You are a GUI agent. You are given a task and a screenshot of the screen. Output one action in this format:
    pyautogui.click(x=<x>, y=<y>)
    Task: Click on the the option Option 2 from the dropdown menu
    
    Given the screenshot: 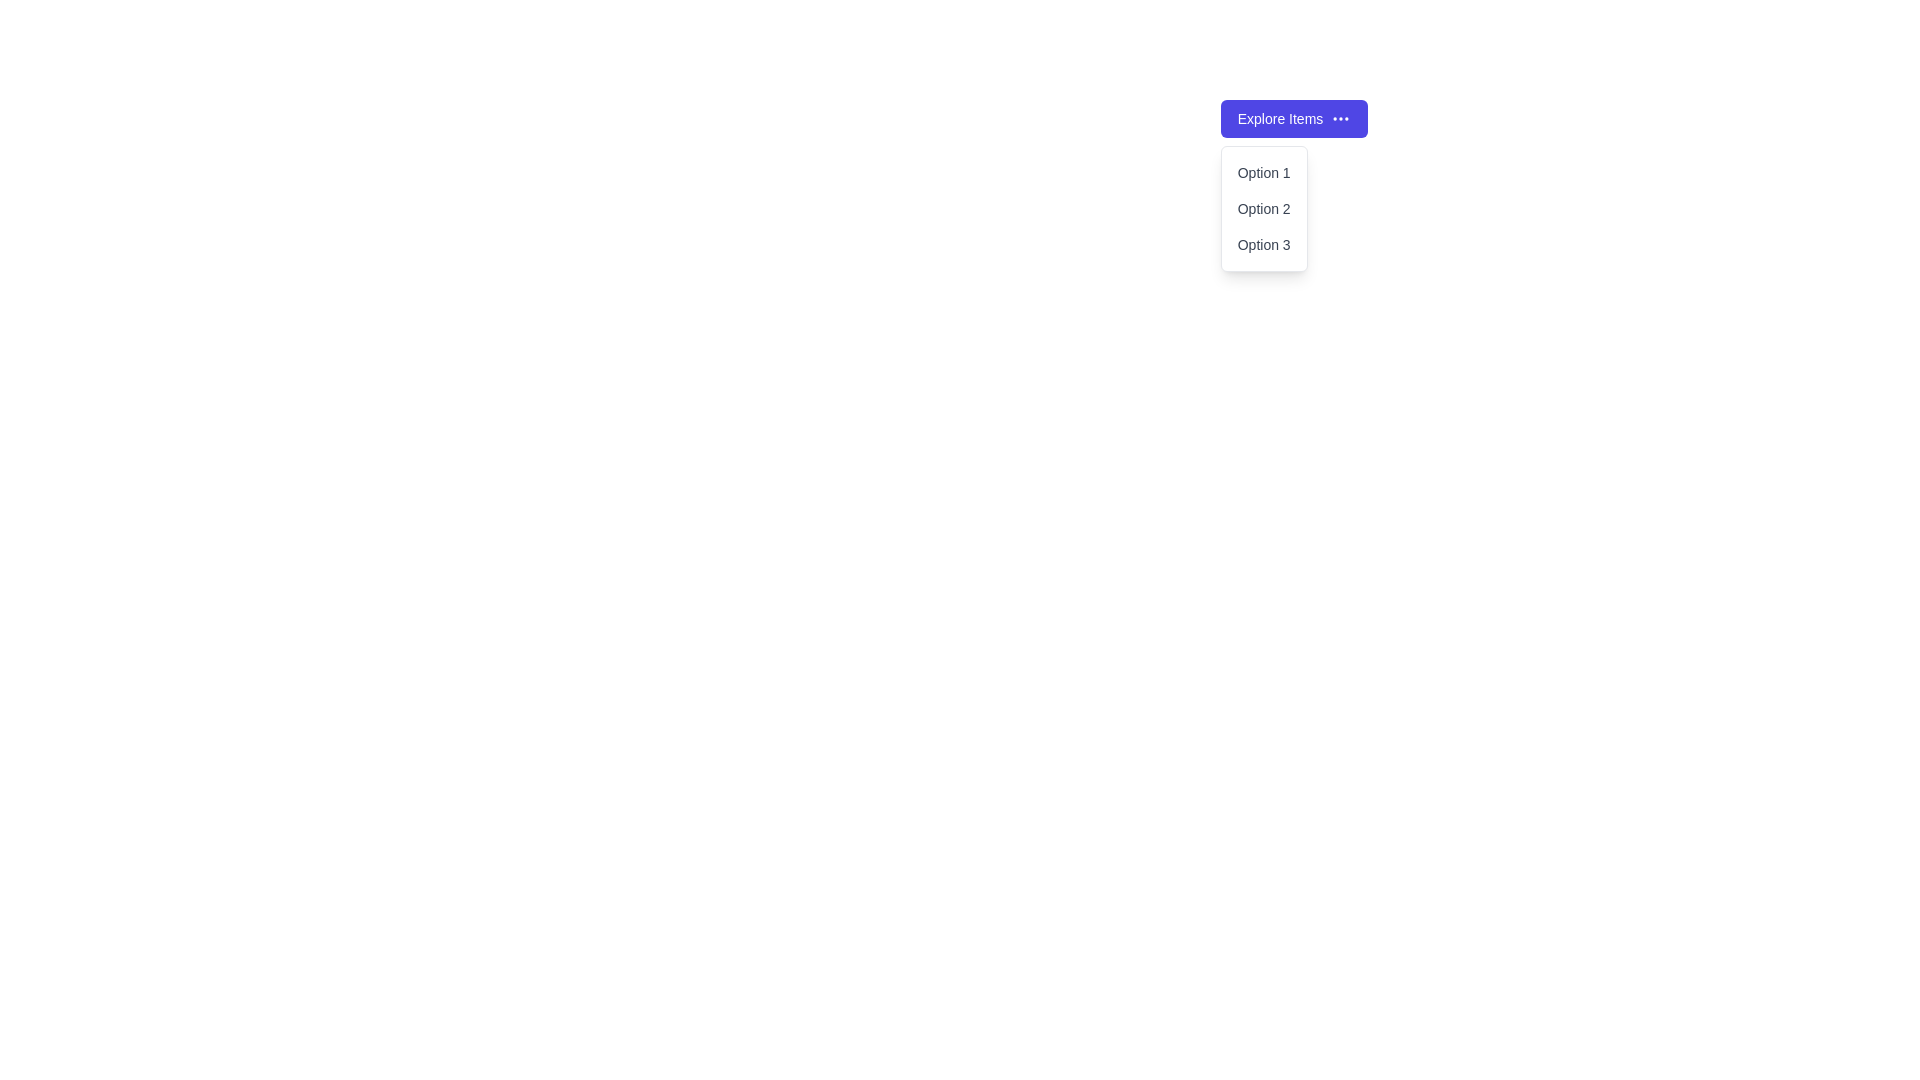 What is the action you would take?
    pyautogui.click(x=1263, y=208)
    